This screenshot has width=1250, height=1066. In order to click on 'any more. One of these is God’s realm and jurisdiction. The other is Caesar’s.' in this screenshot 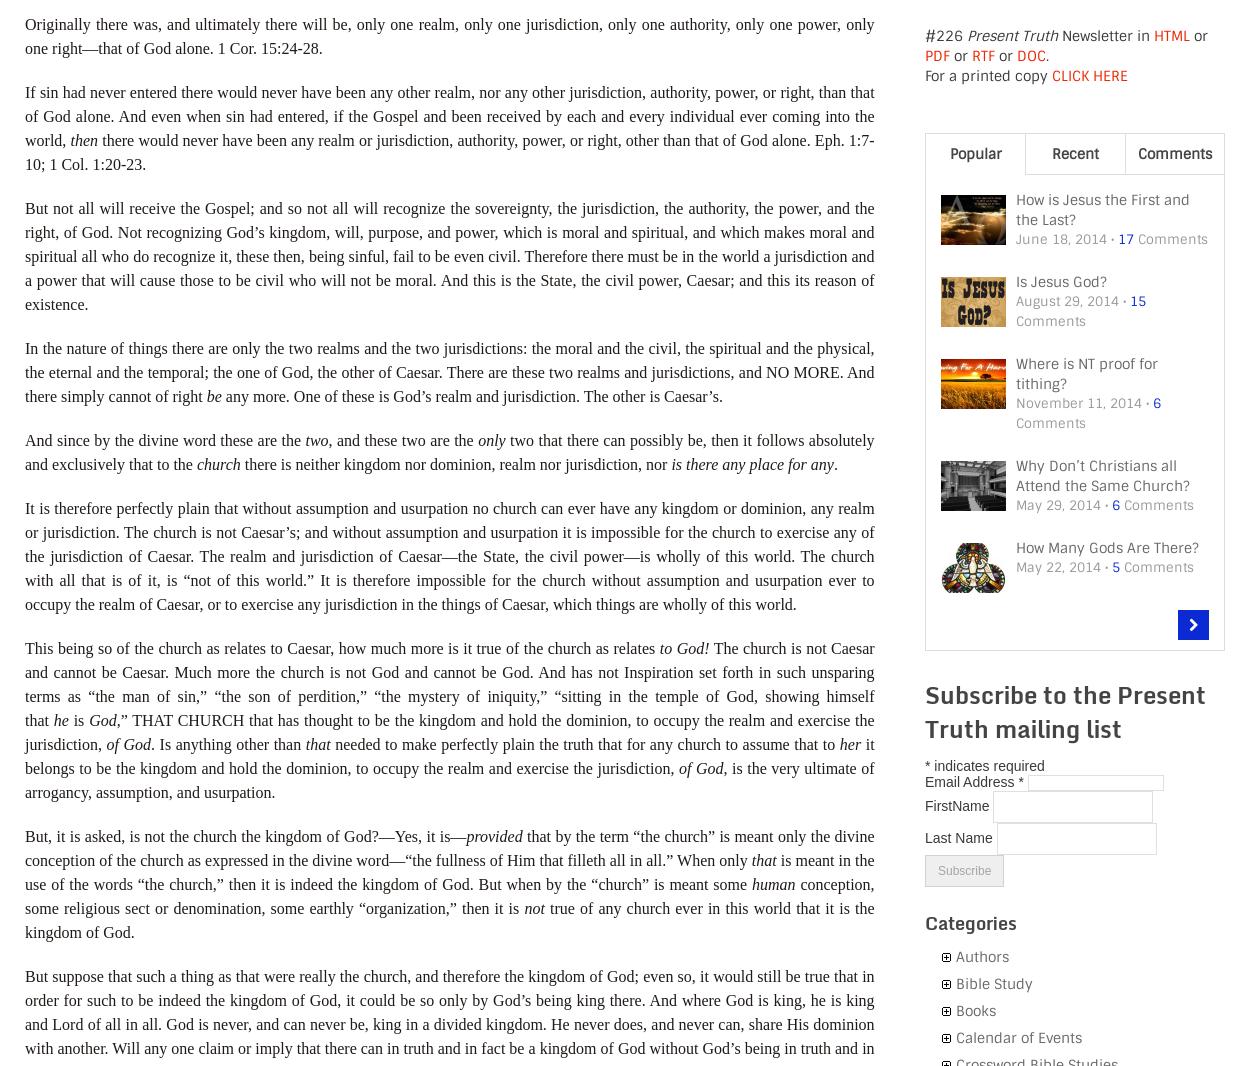, I will do `click(470, 395)`.